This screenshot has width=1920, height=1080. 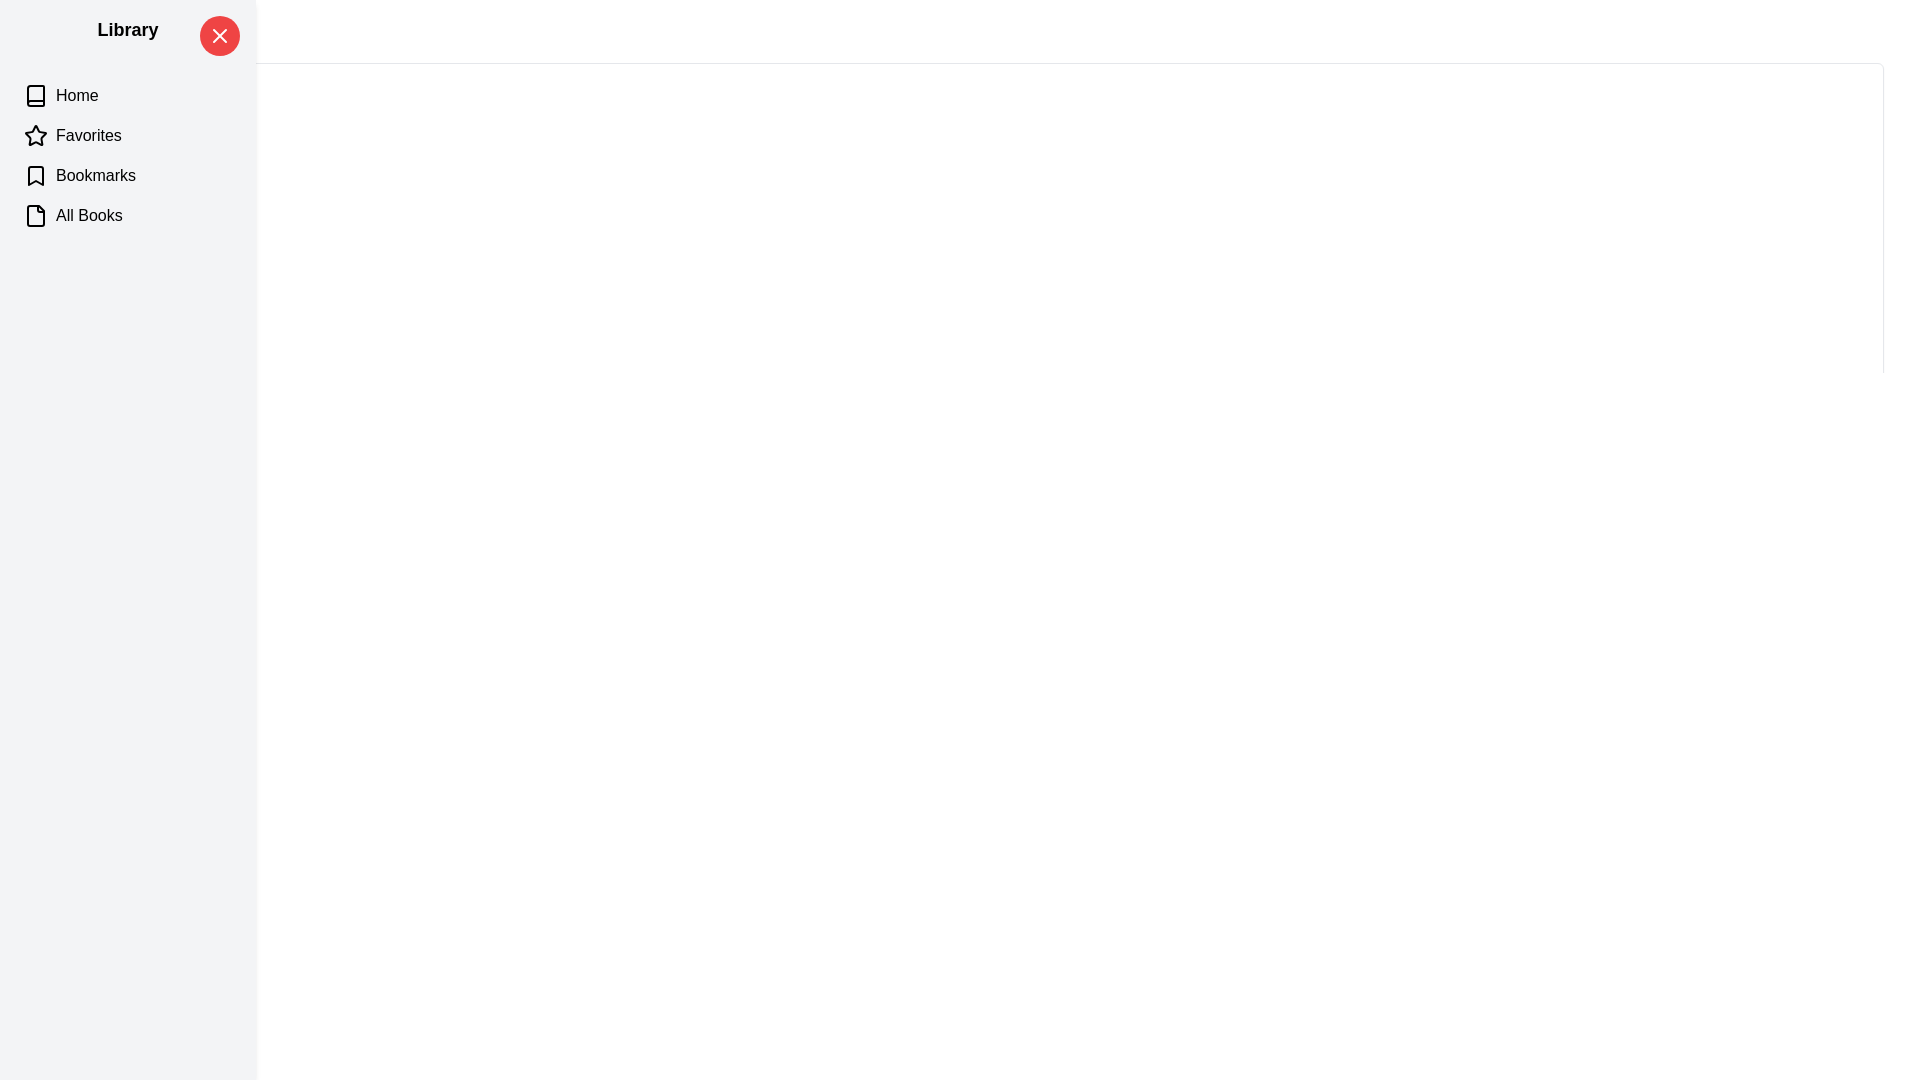 What do you see at coordinates (127, 175) in the screenshot?
I see `the category Bookmarks in the drawer` at bounding box center [127, 175].